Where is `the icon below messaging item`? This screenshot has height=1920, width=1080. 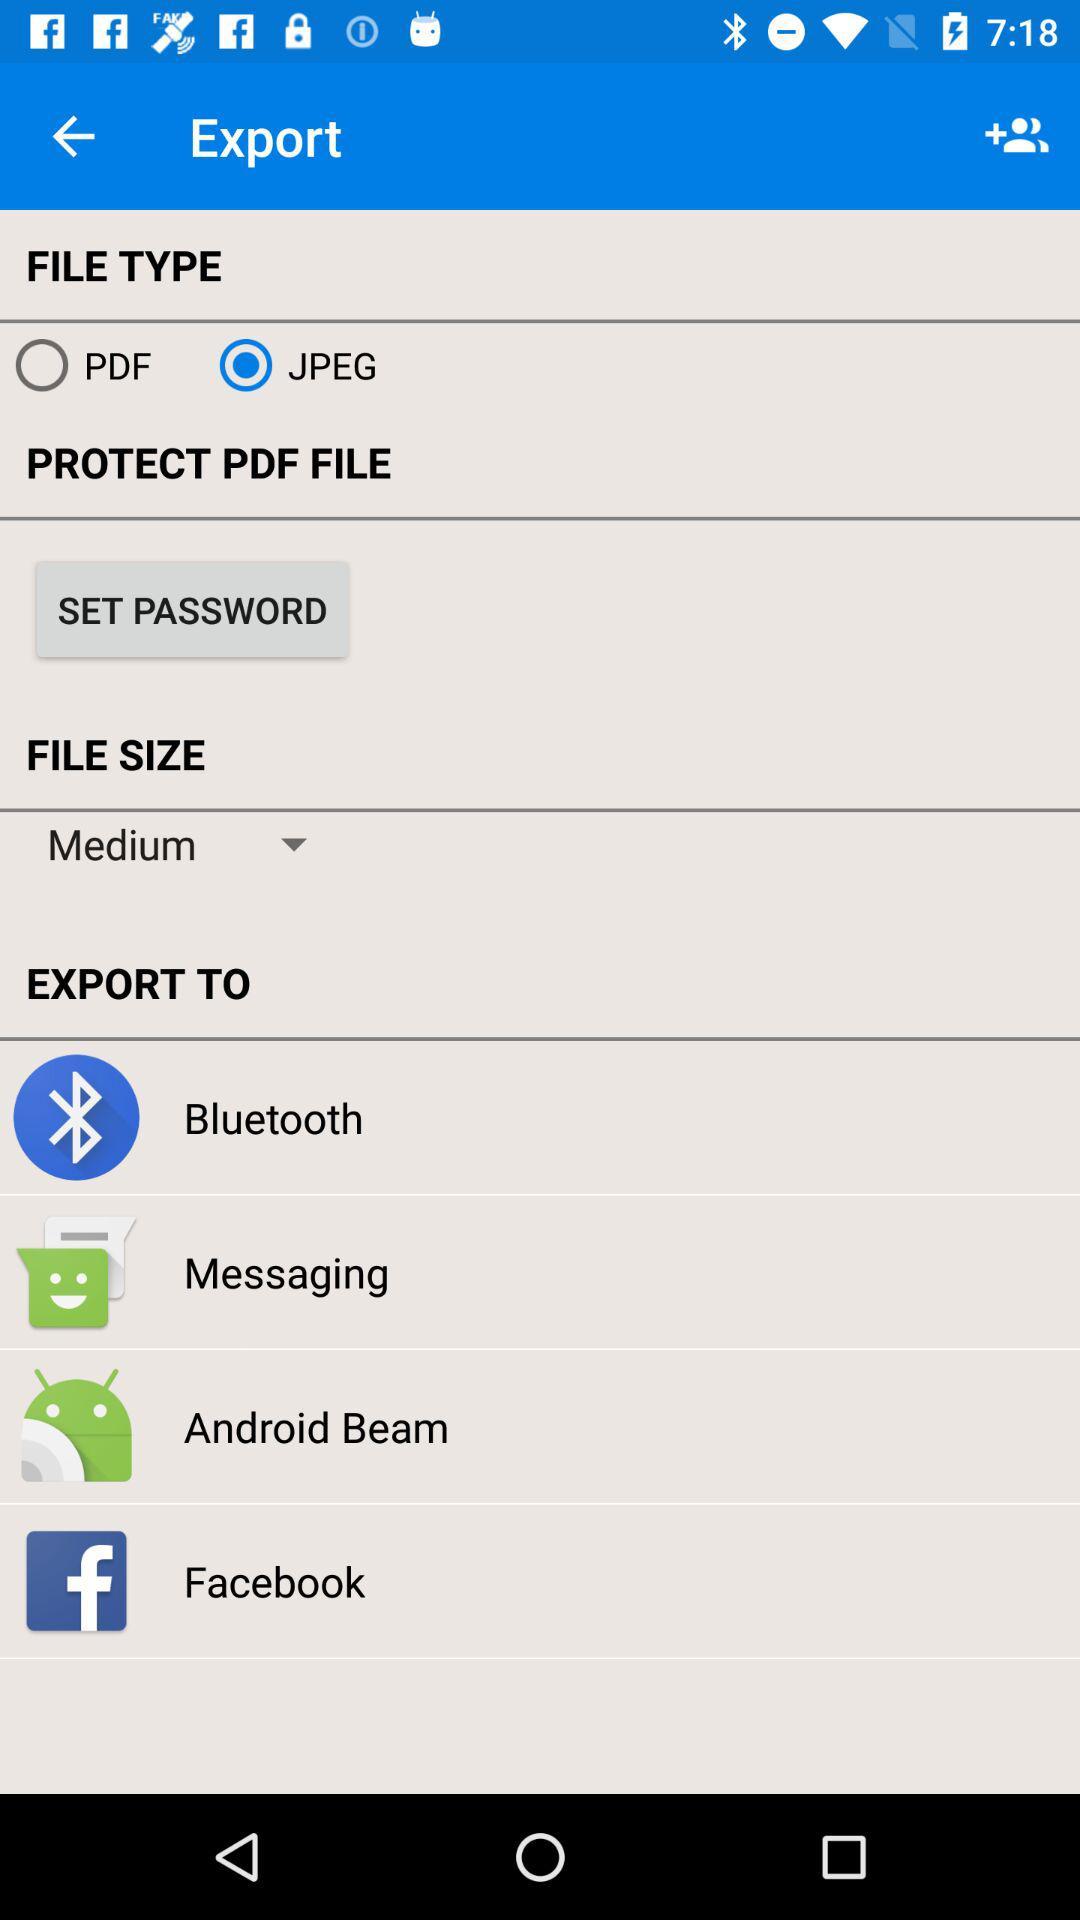
the icon below messaging item is located at coordinates (315, 1425).